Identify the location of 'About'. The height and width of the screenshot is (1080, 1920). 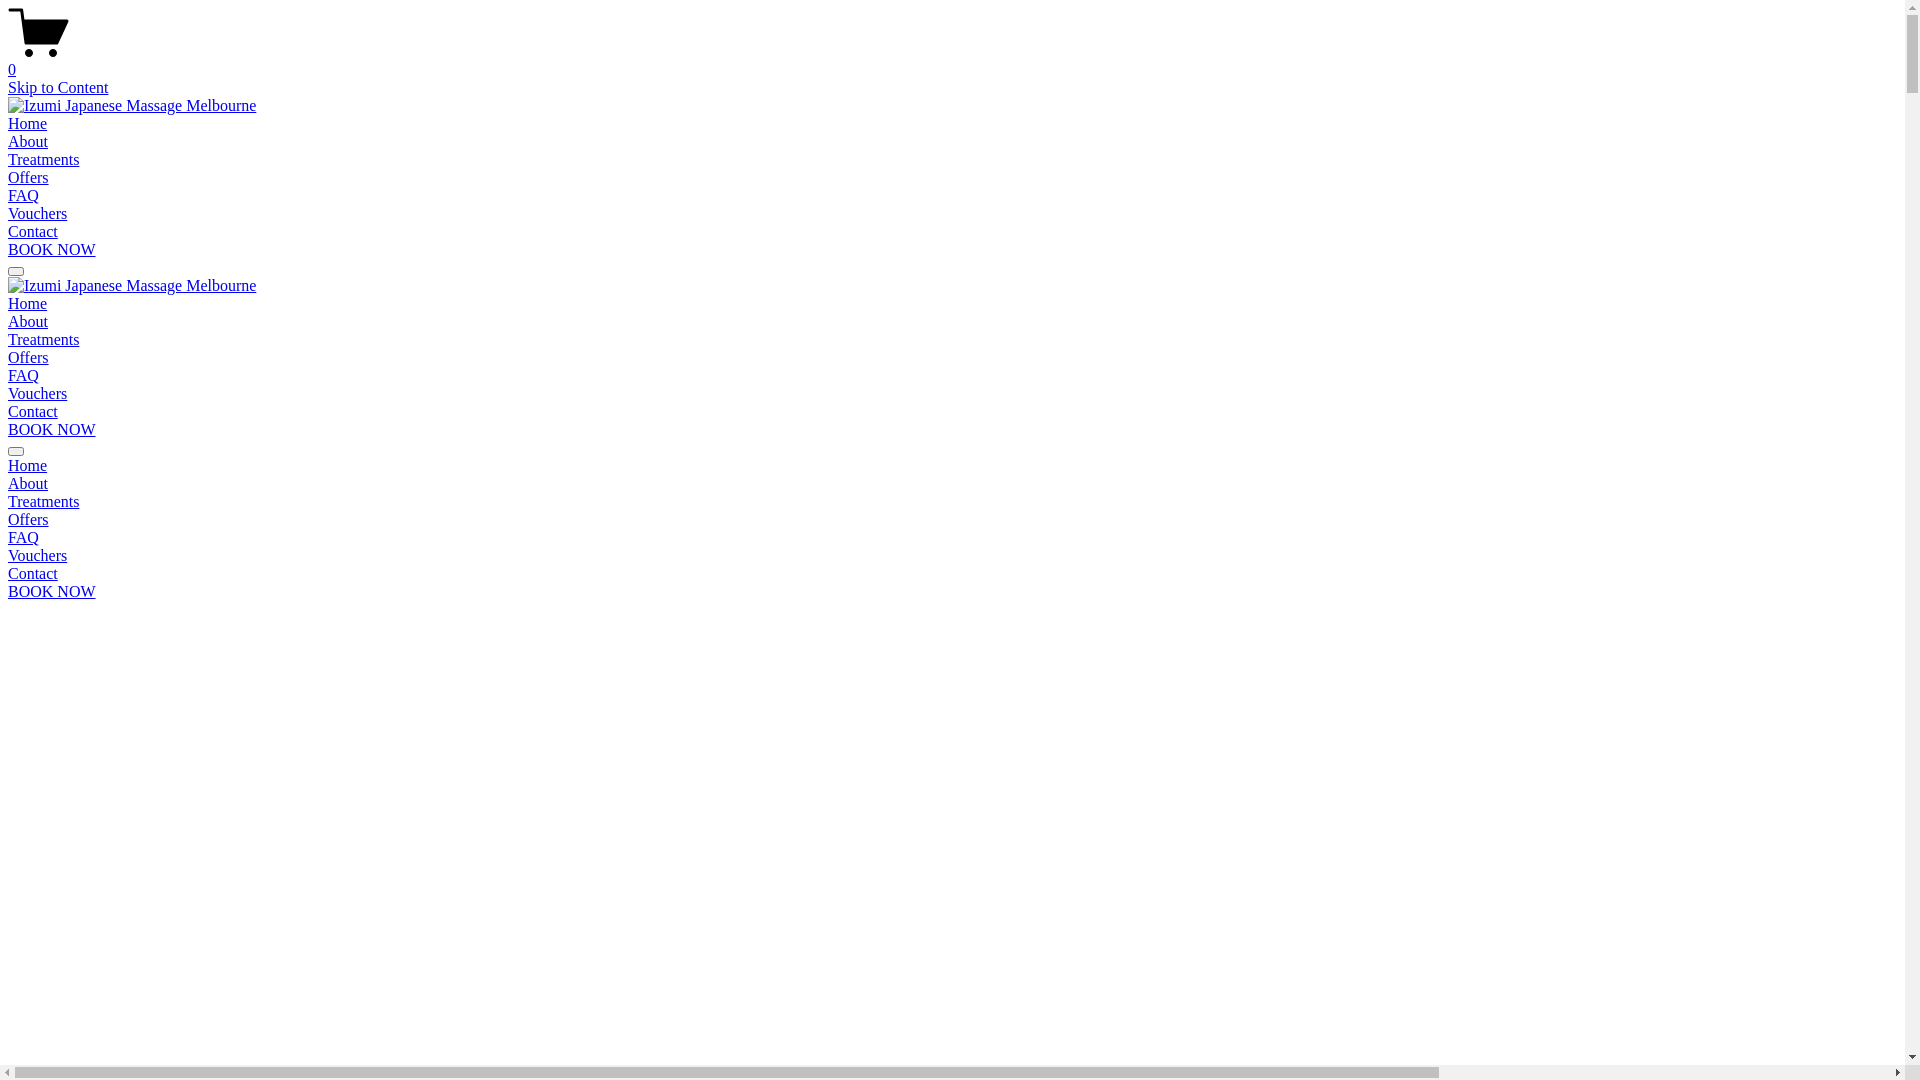
(28, 320).